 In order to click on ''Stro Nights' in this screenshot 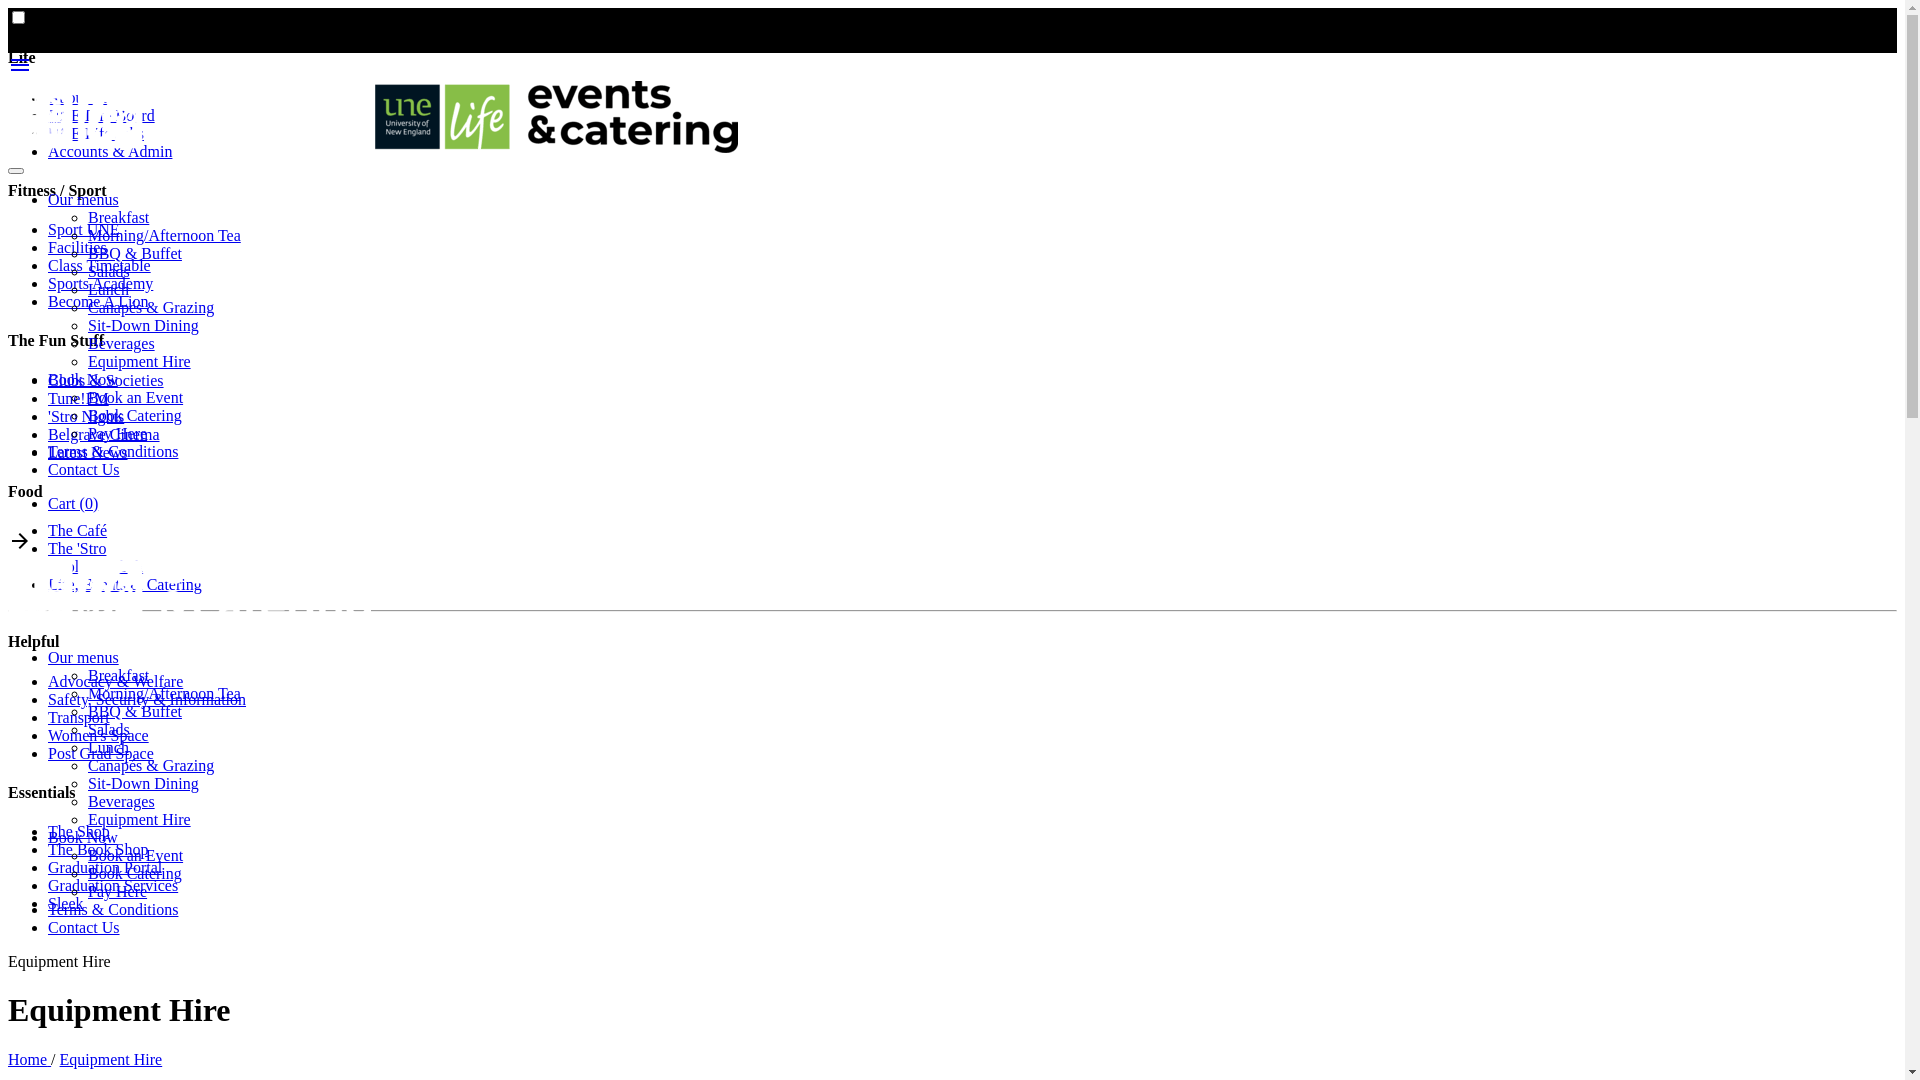, I will do `click(85, 415)`.